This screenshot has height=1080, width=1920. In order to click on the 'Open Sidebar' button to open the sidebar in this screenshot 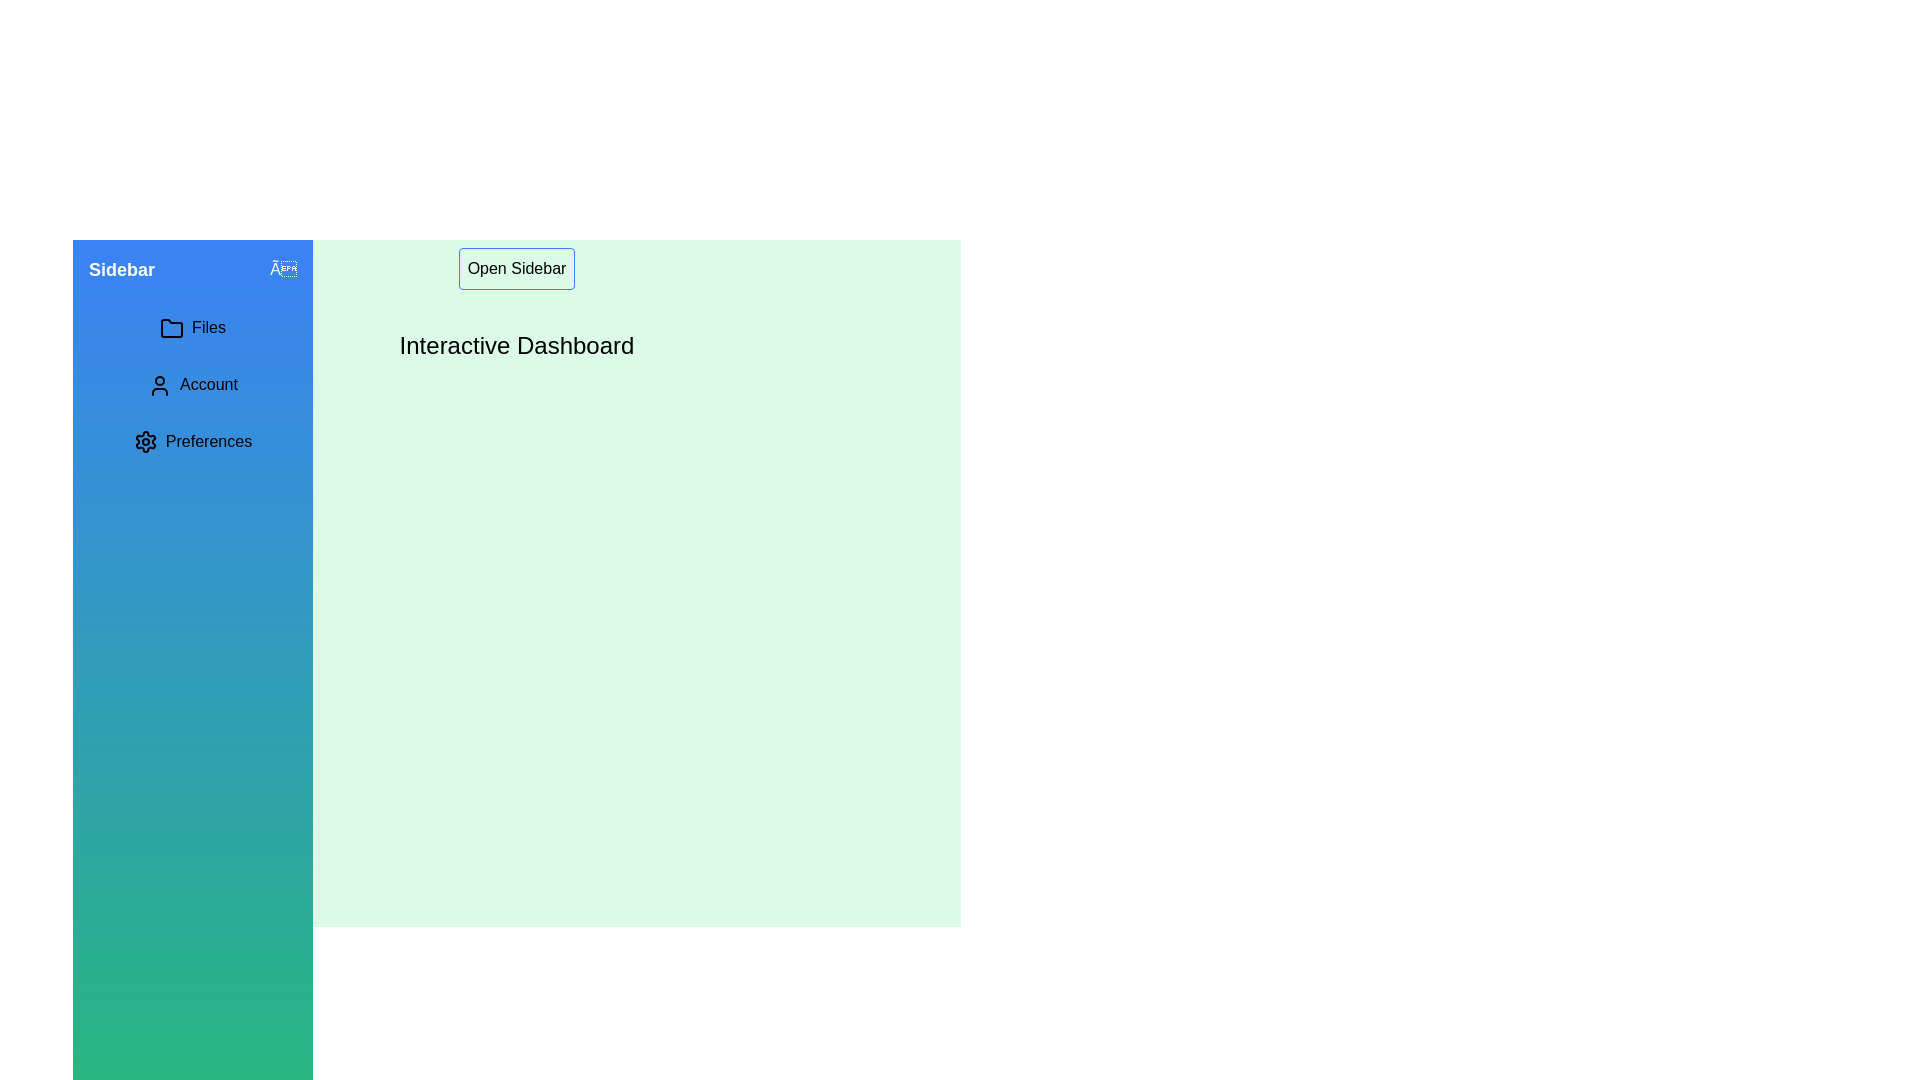, I will do `click(517, 268)`.